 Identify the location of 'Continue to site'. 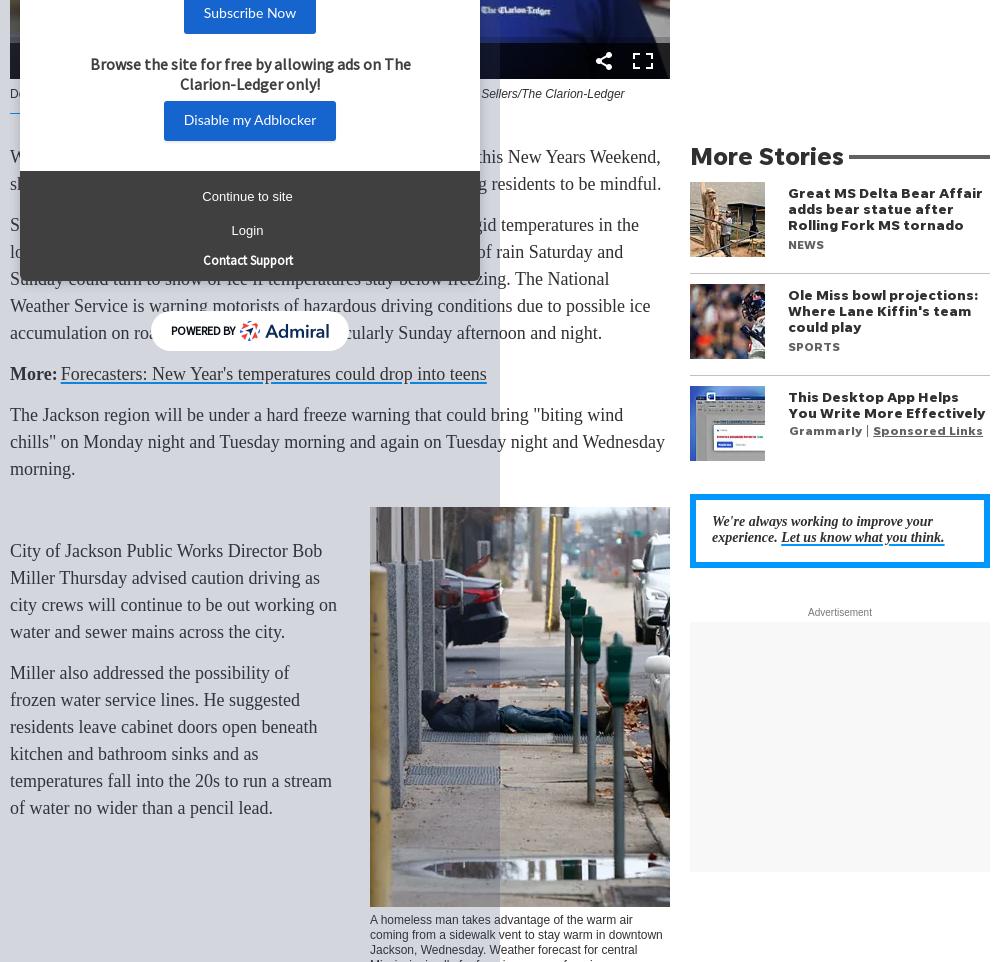
(246, 194).